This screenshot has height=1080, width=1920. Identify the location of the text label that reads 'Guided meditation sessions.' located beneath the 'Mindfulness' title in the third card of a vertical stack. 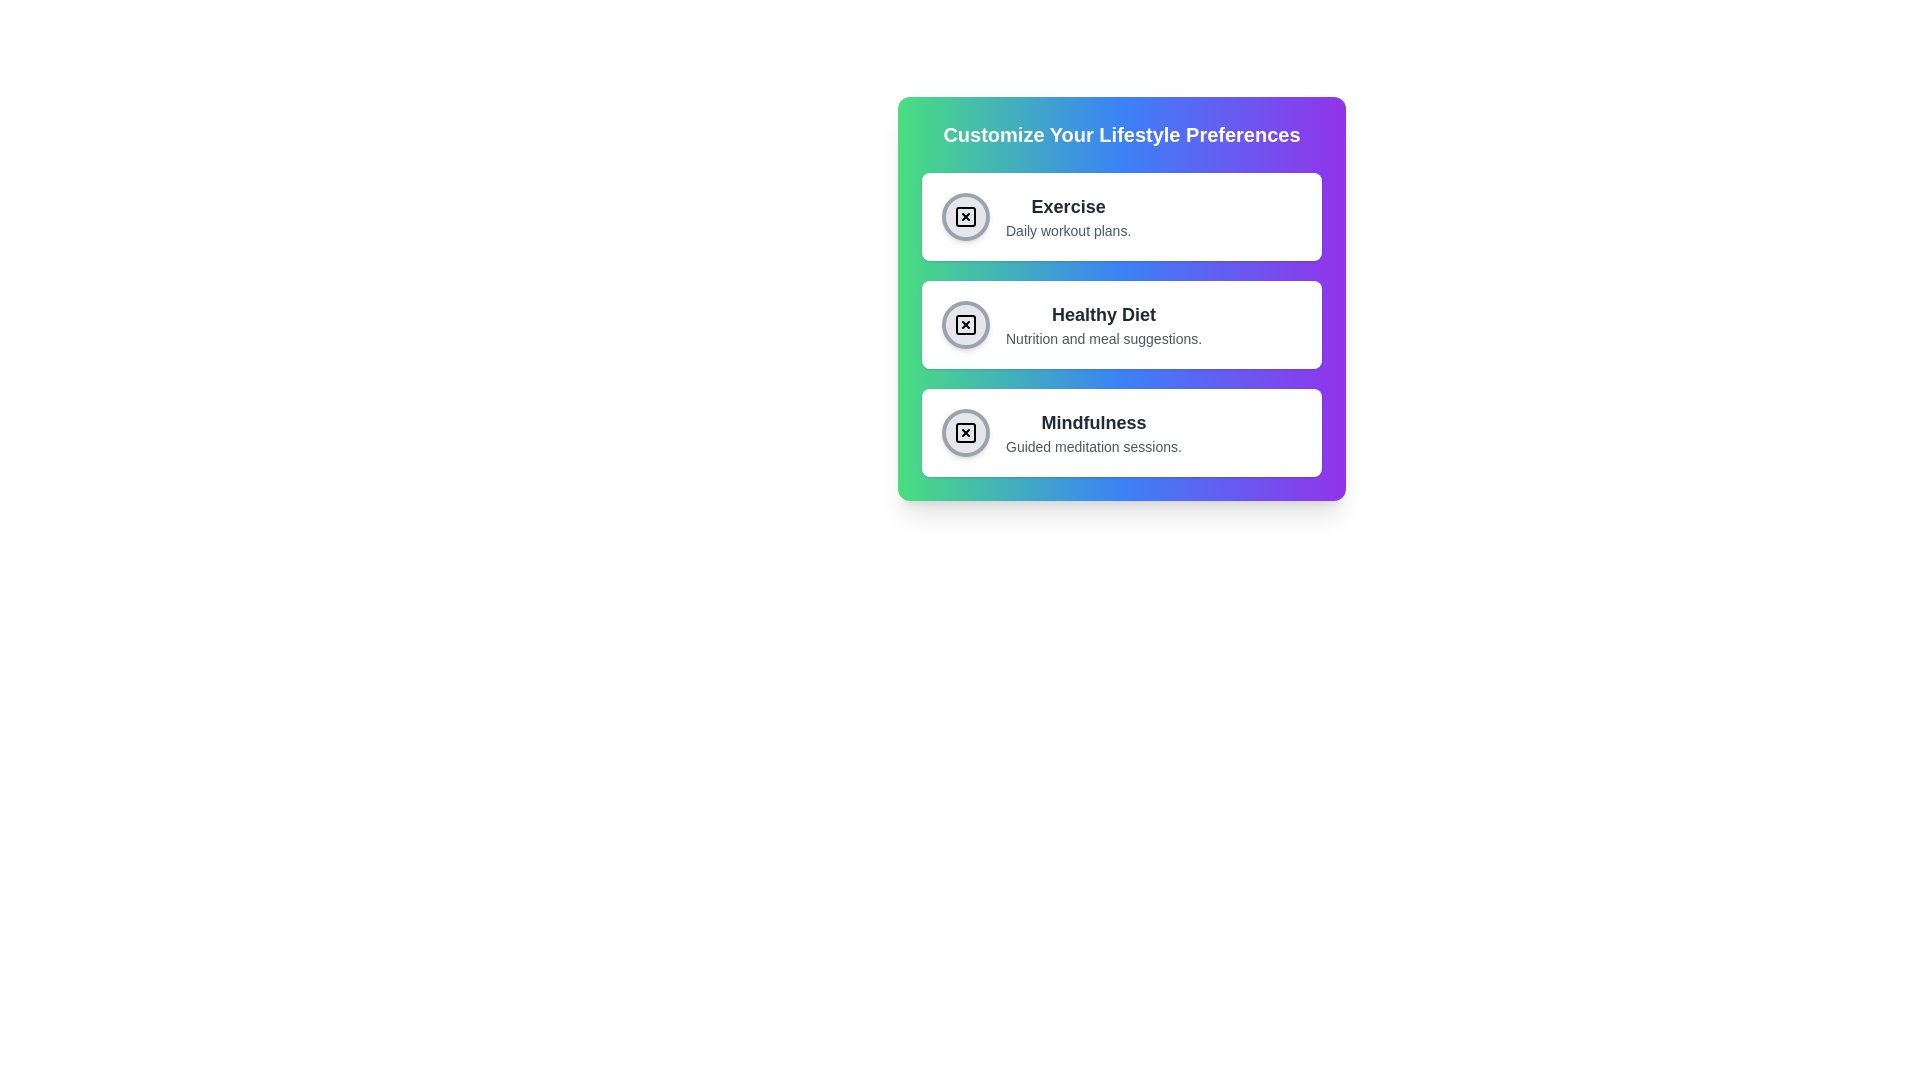
(1093, 446).